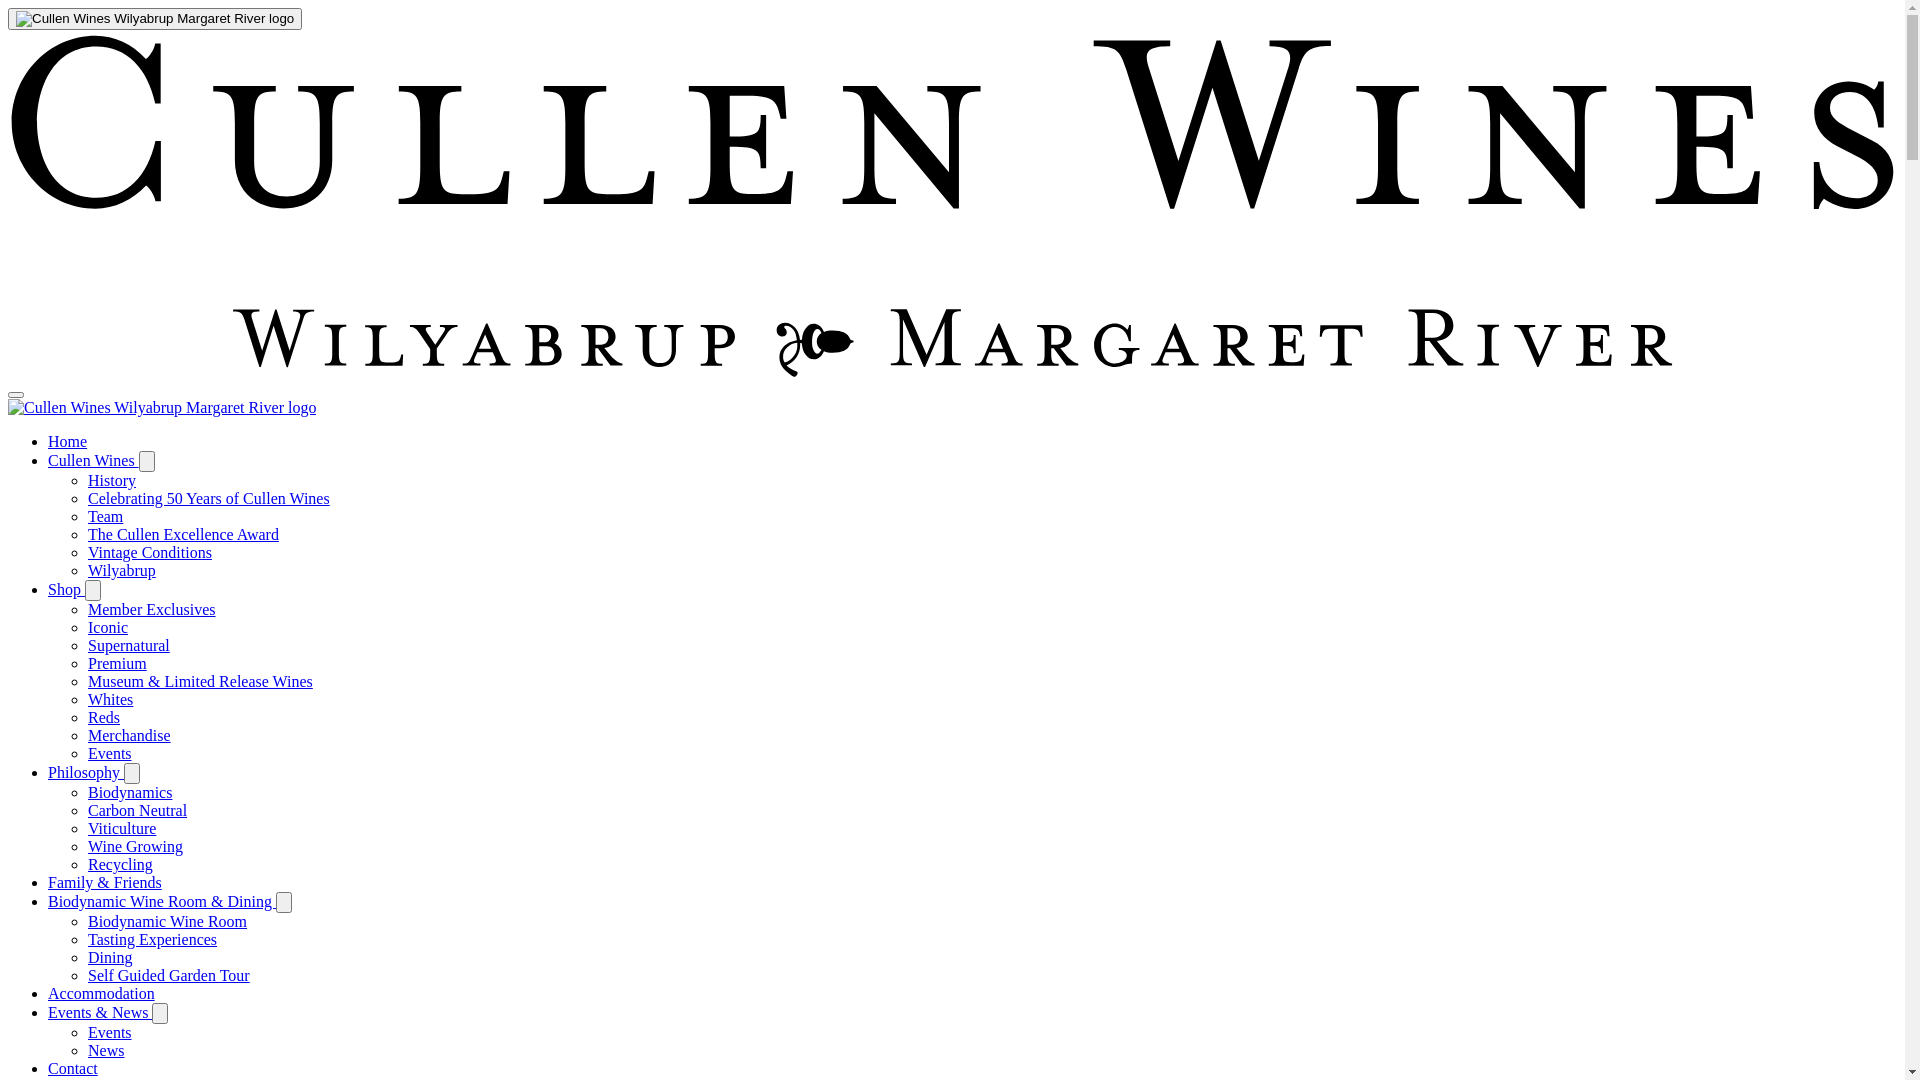 This screenshot has width=1920, height=1080. What do you see at coordinates (109, 956) in the screenshot?
I see `'Dining'` at bounding box center [109, 956].